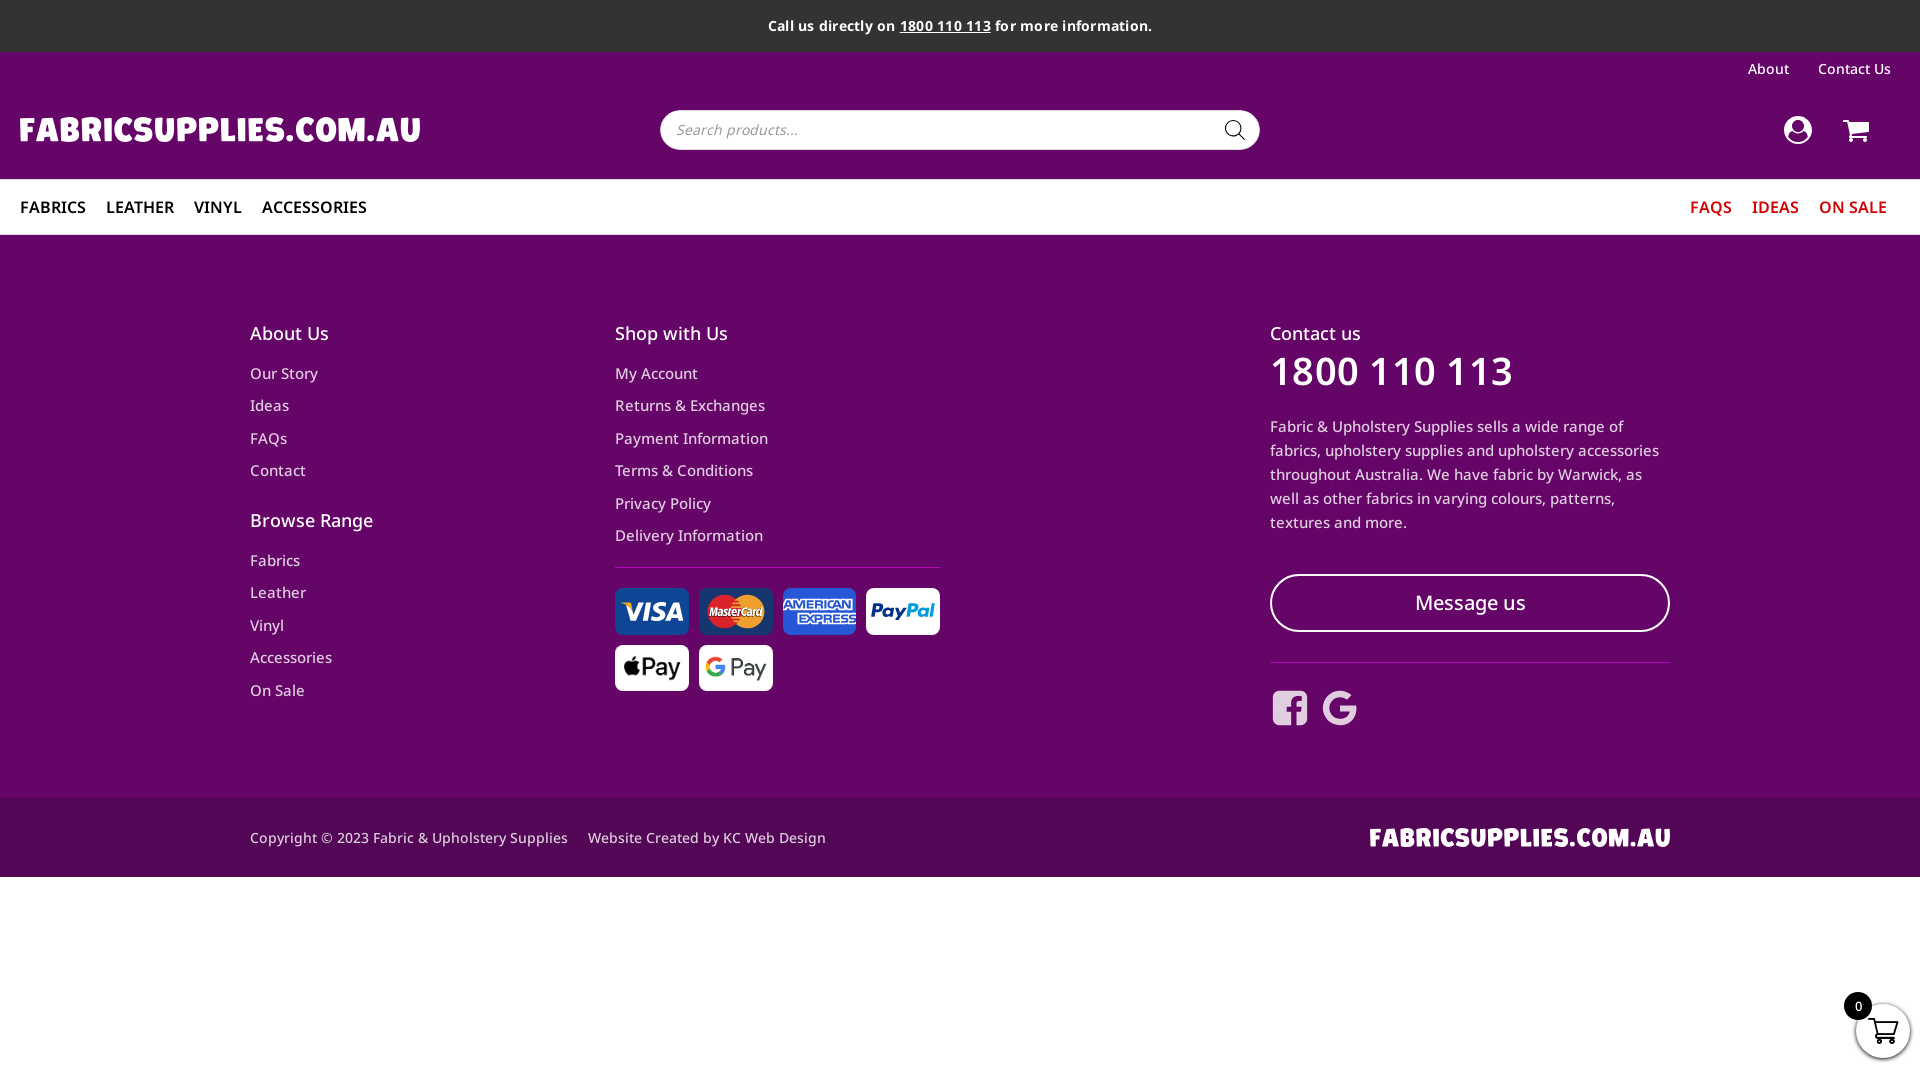 This screenshot has height=1080, width=1920. I want to click on 'Ideas', so click(268, 405).